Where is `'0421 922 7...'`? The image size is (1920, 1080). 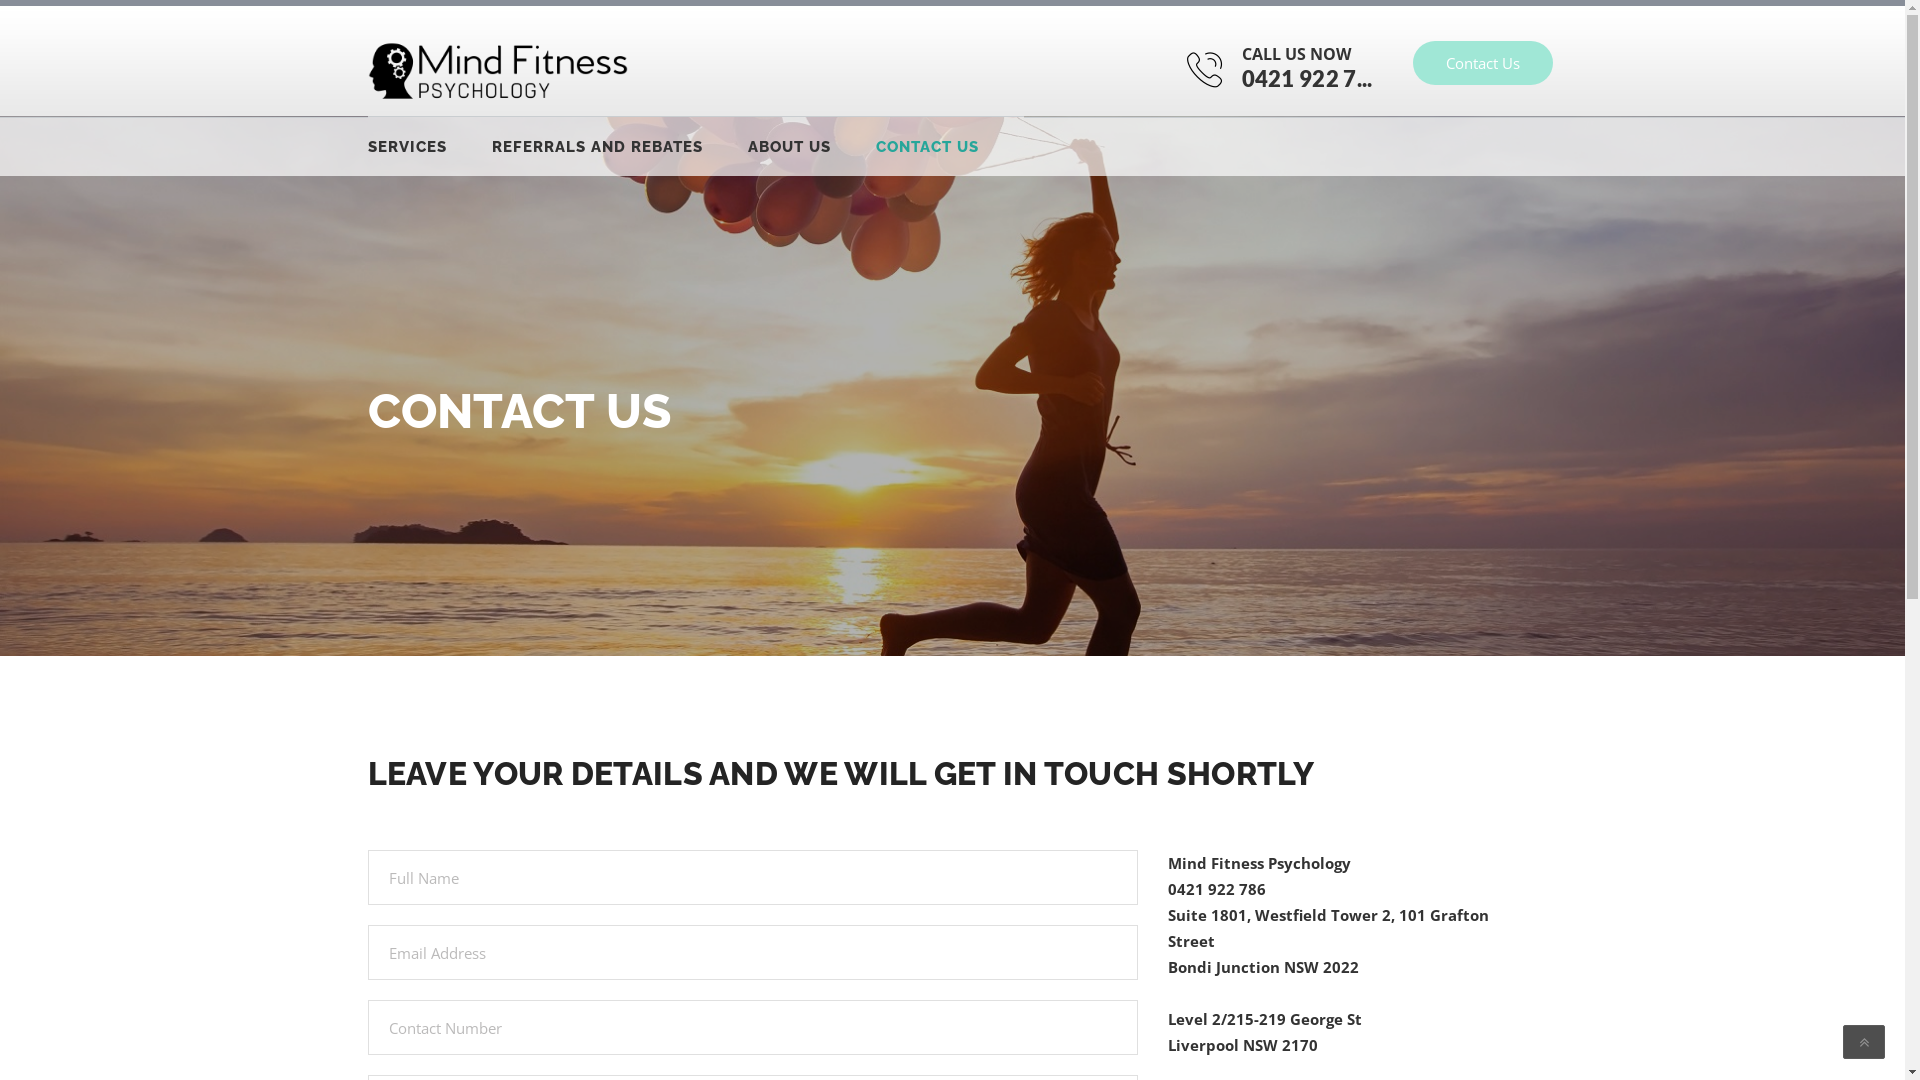 '0421 922 7...' is located at coordinates (1307, 77).